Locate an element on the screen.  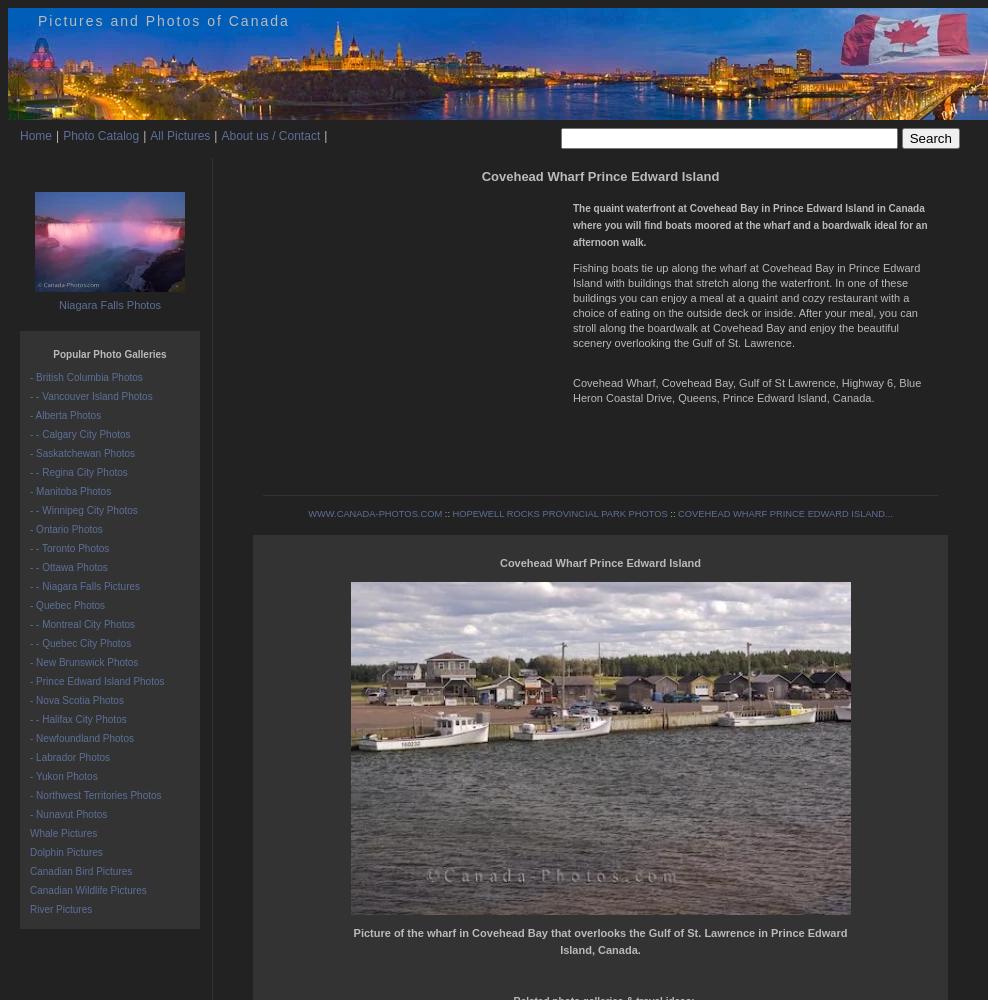
'- - Halifax City Photos' is located at coordinates (29, 718).